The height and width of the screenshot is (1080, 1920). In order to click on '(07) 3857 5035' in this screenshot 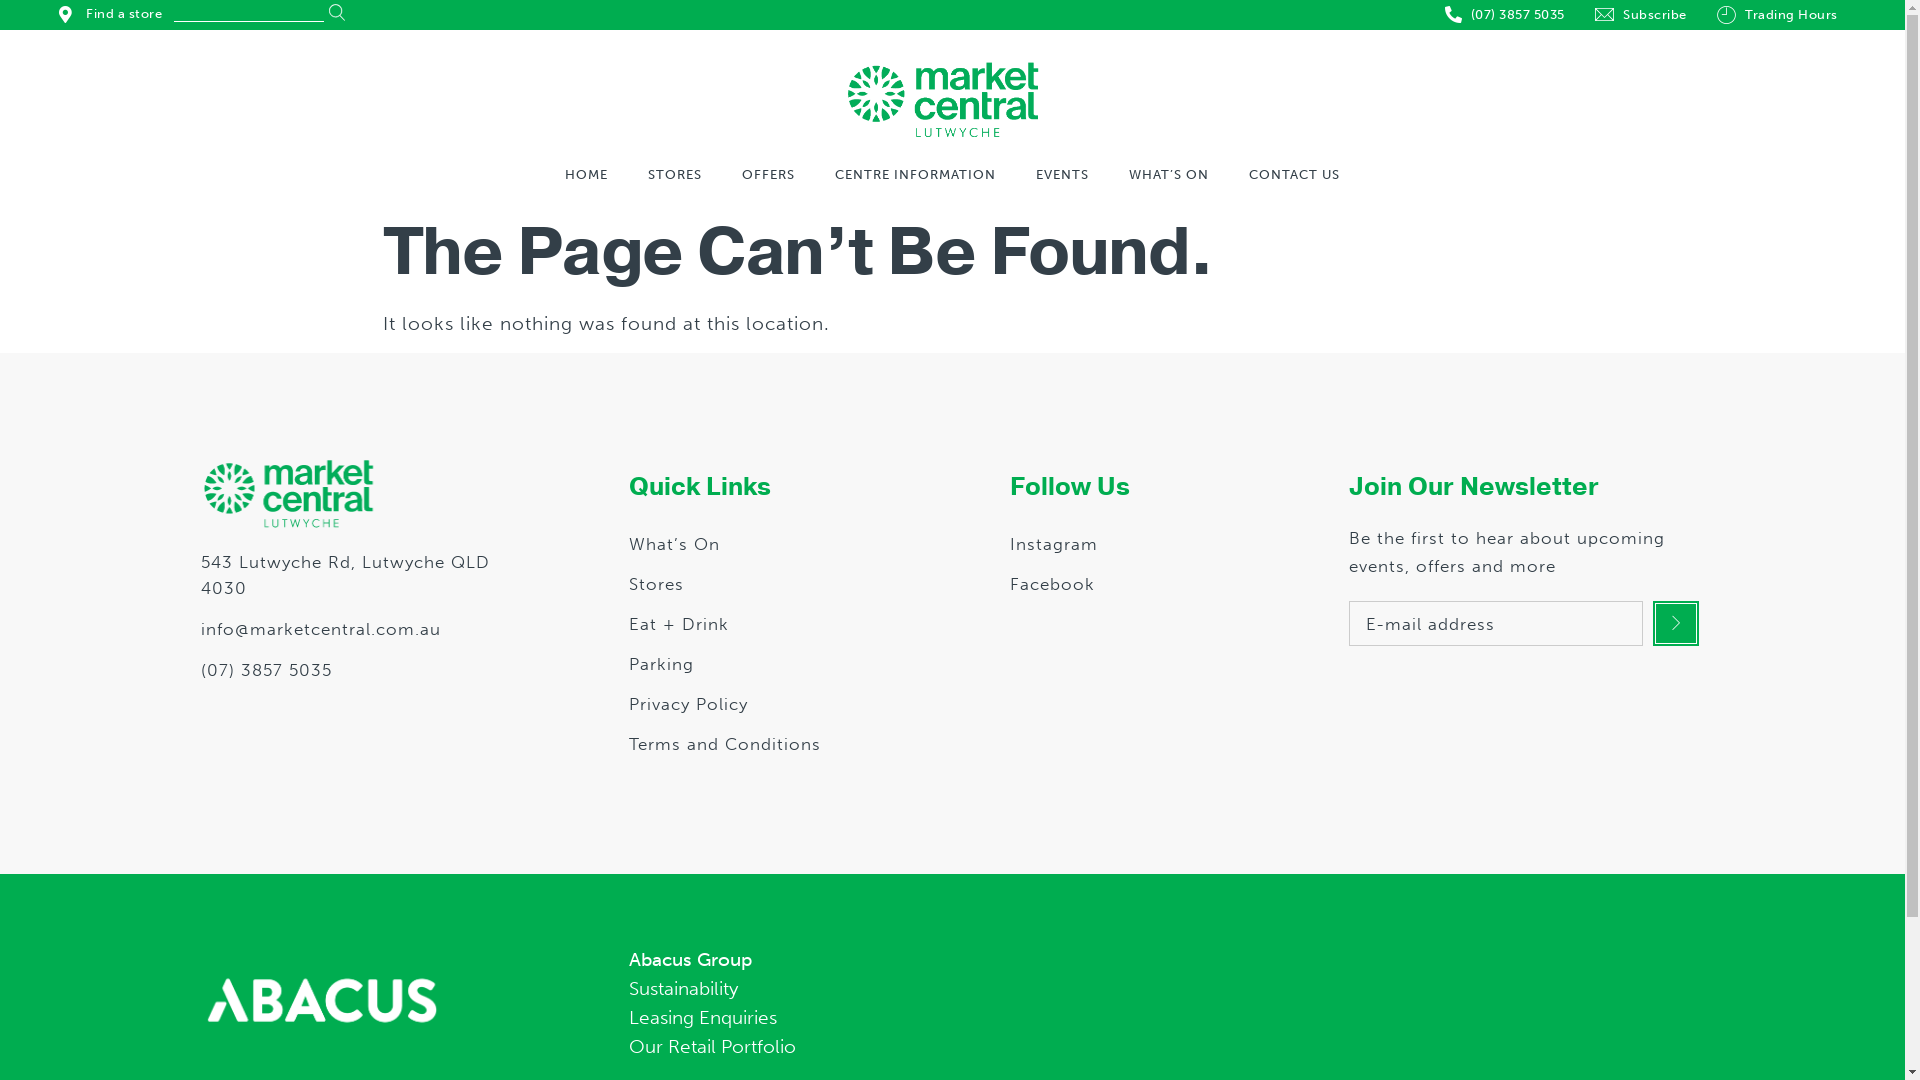, I will do `click(360, 671)`.